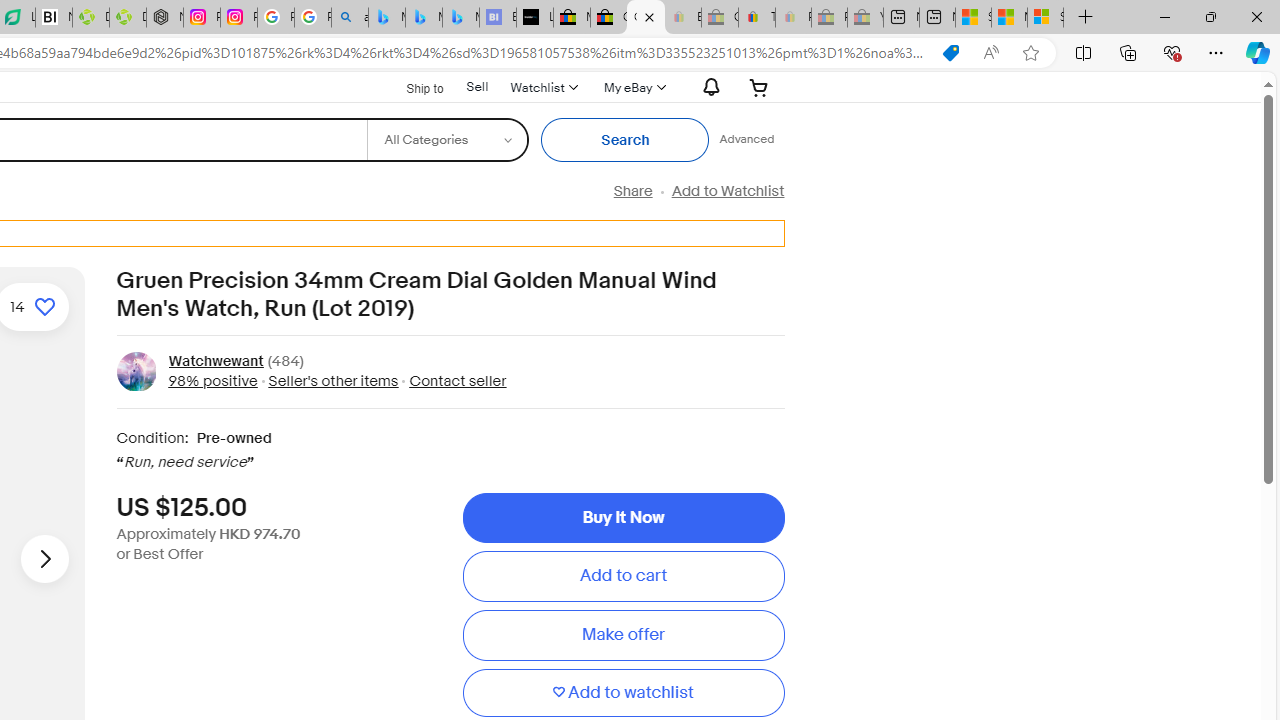 The width and height of the screenshot is (1280, 720). I want to click on 'My eBayExpand My eBay', so click(631, 86).